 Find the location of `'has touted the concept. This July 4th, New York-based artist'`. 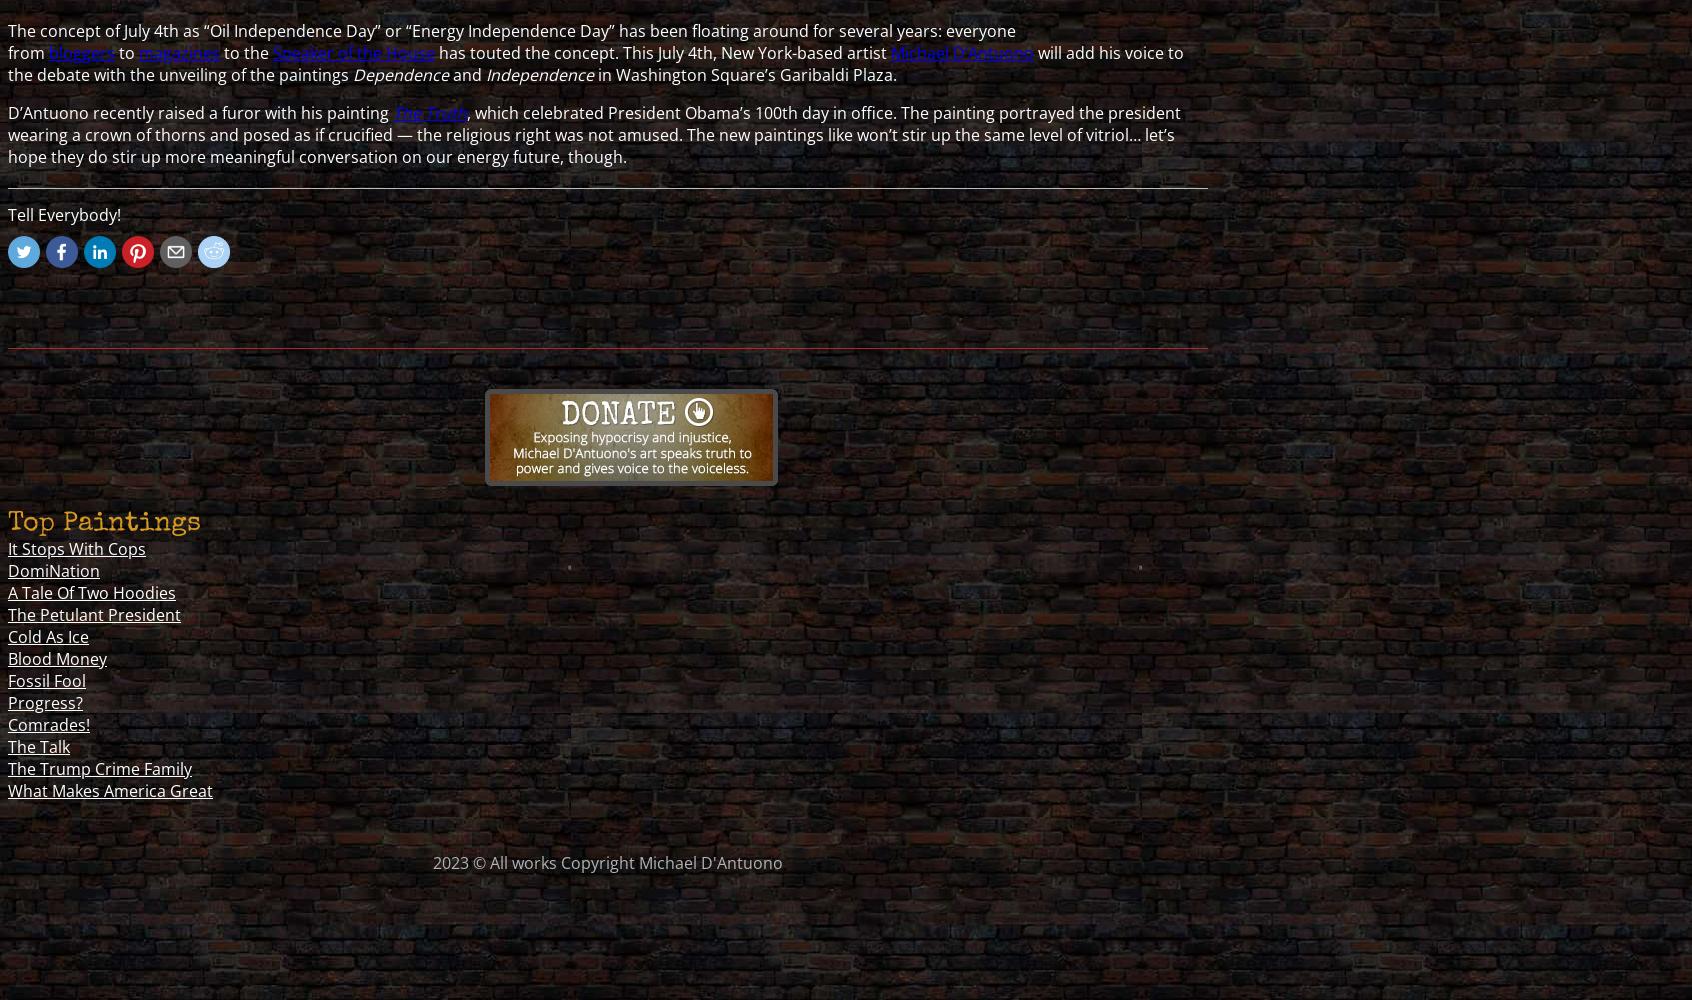

'has touted the concept. This July 4th, New York-based artist' is located at coordinates (434, 52).